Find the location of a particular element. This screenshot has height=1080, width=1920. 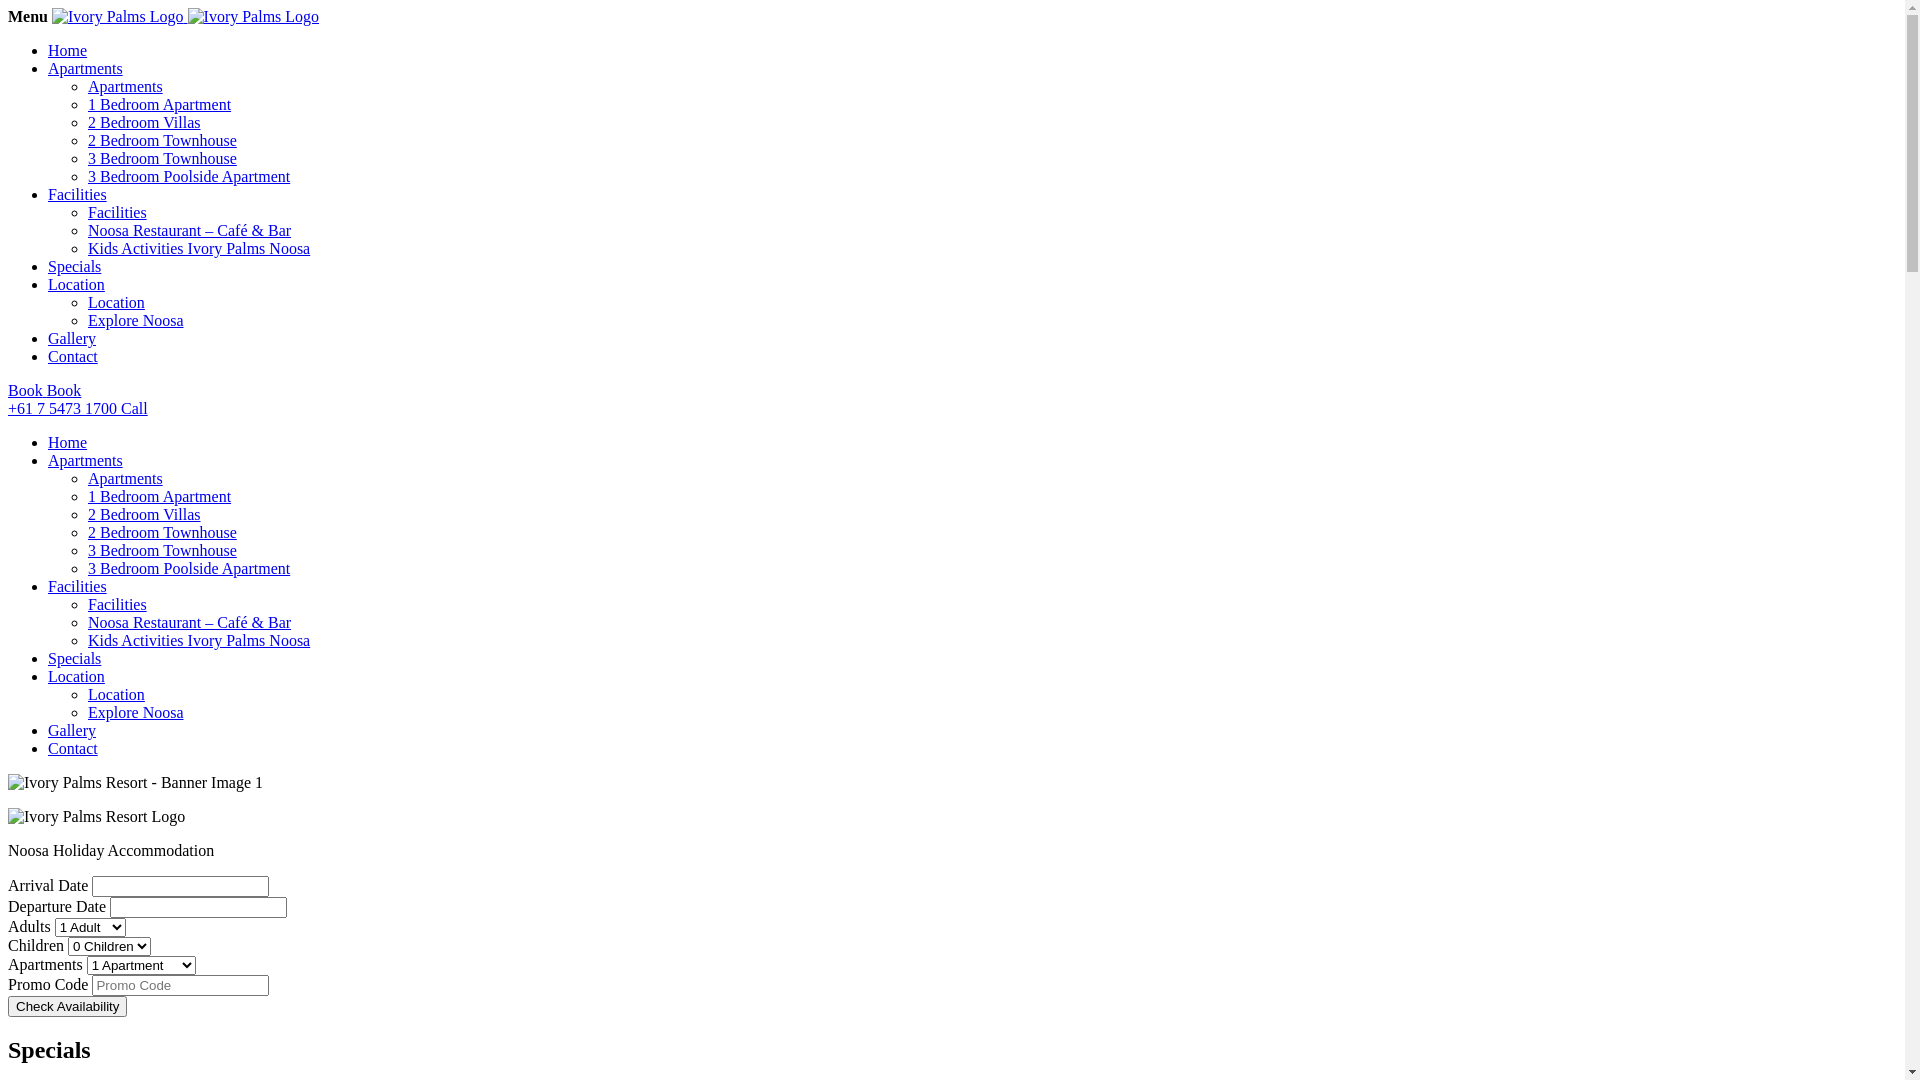

'Home' is located at coordinates (67, 49).